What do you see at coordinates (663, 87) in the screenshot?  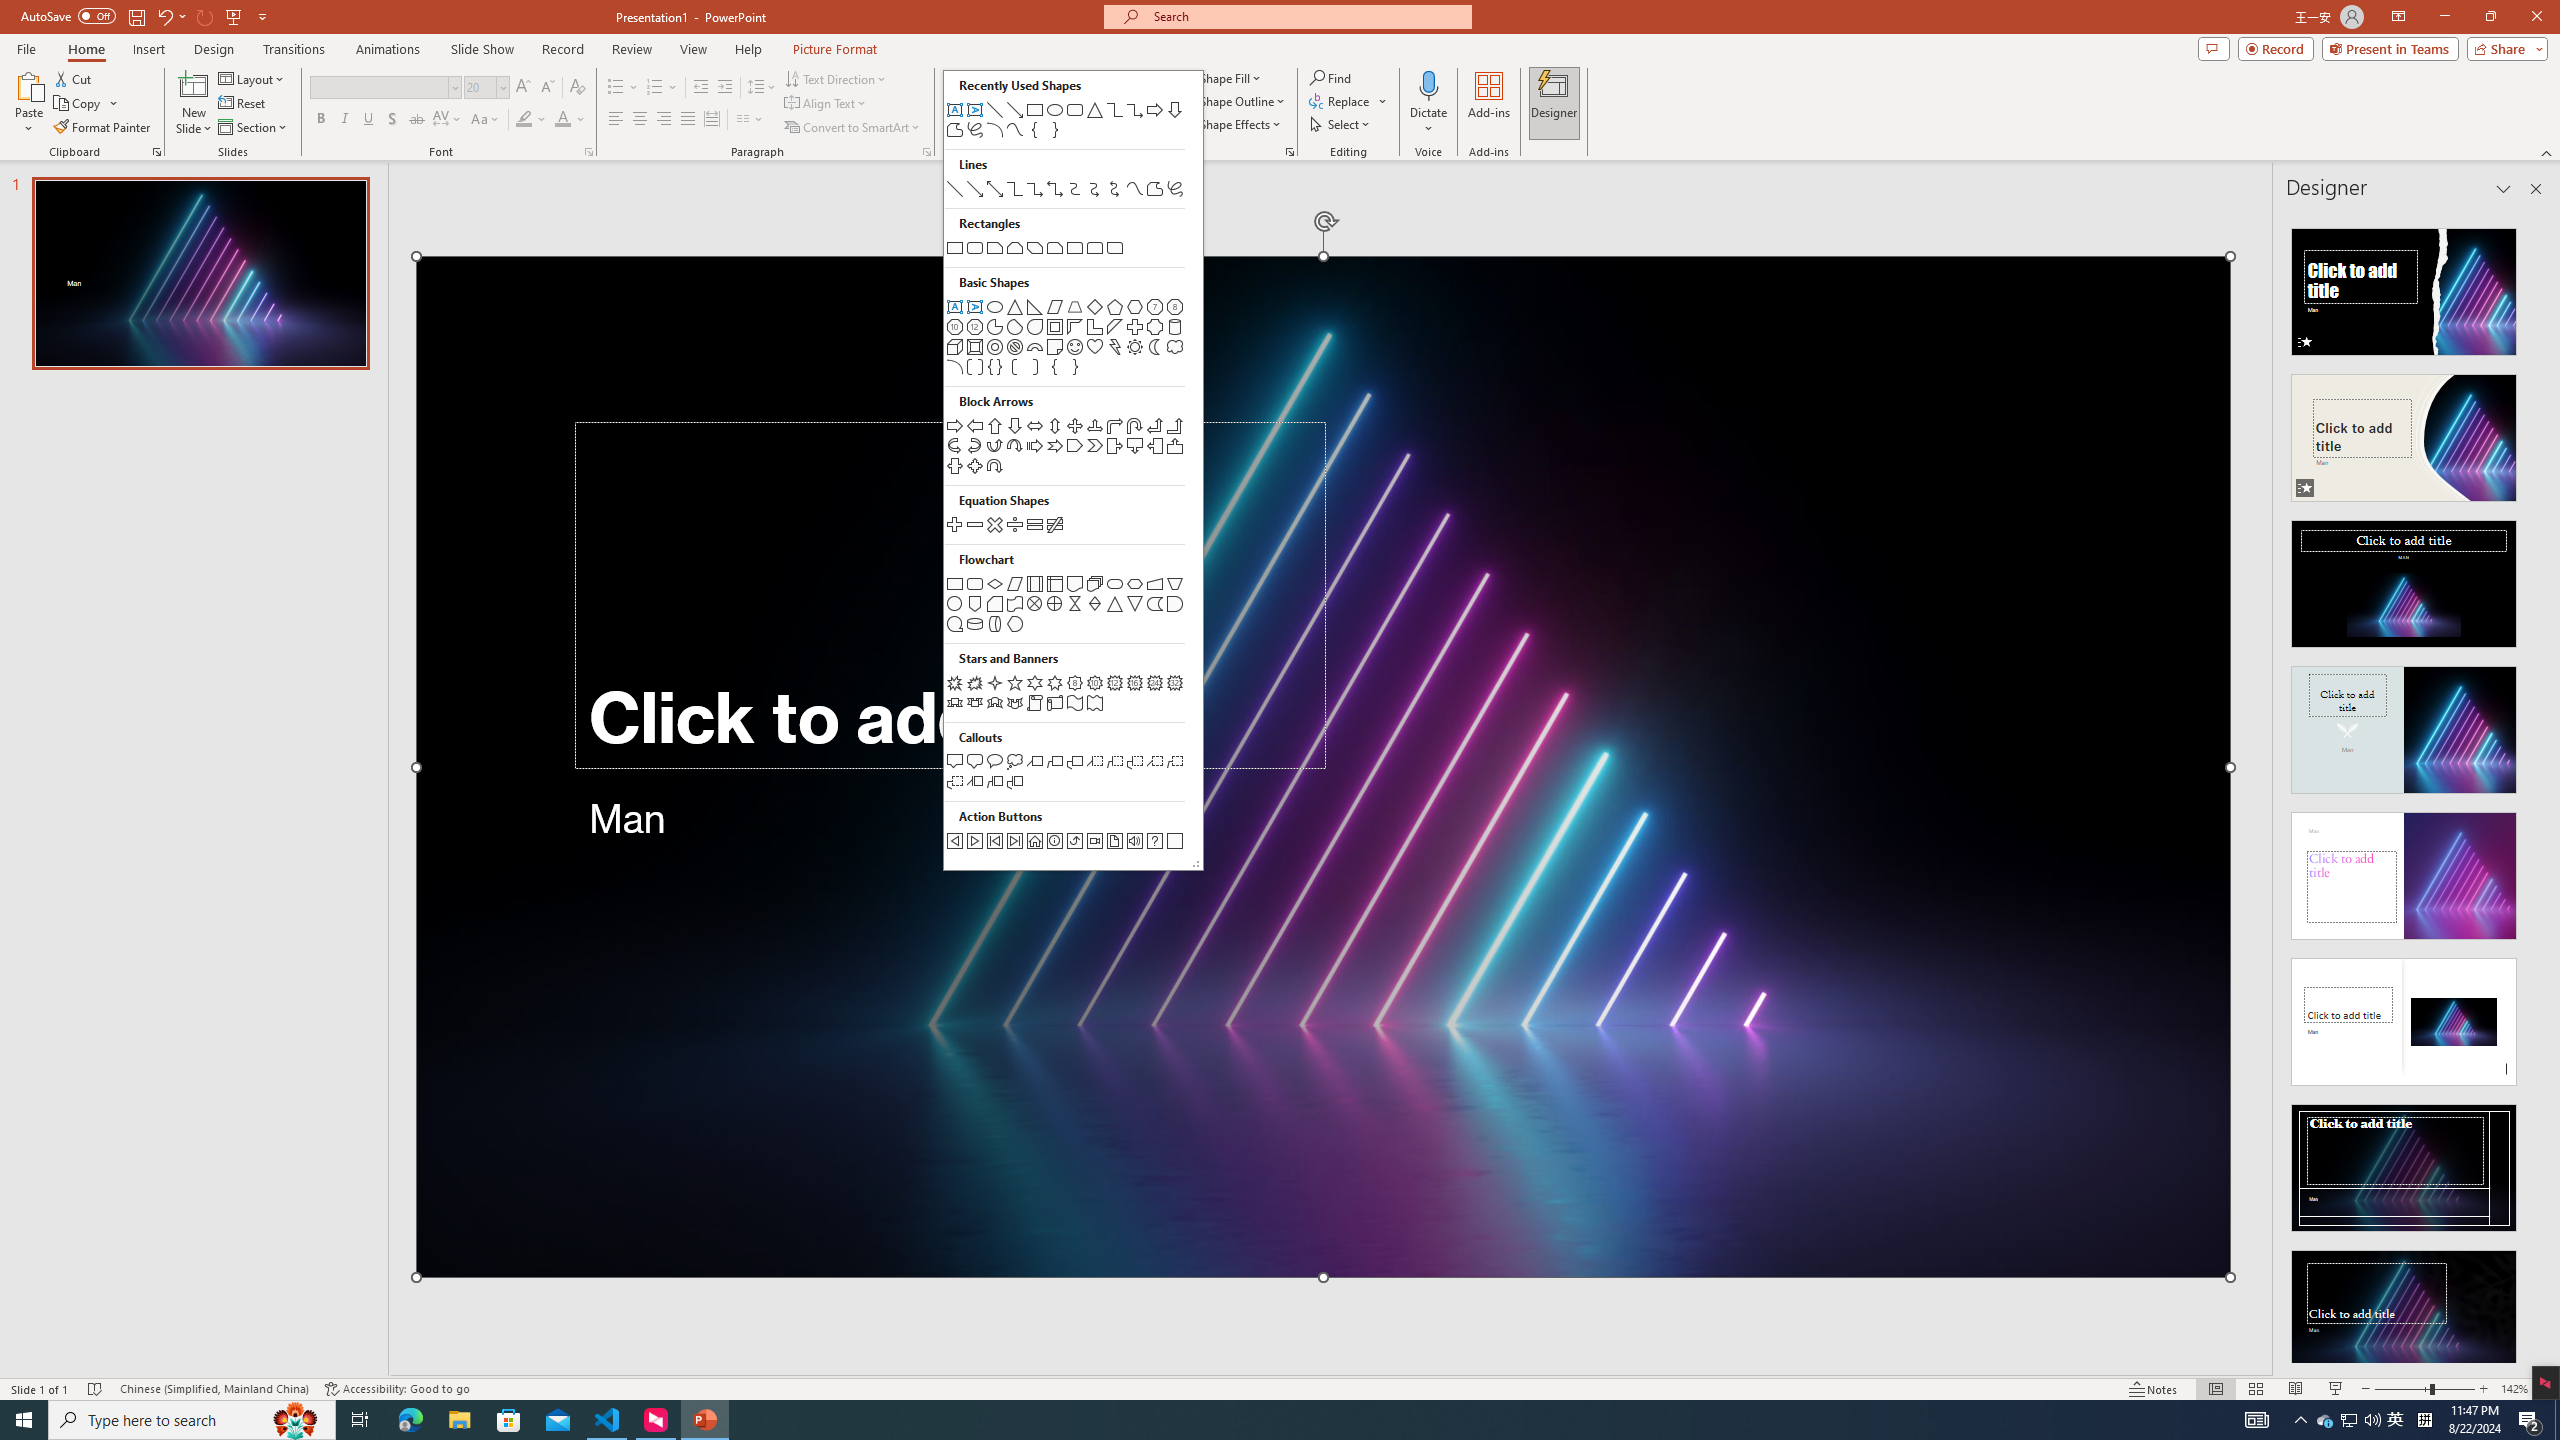 I see `'Numbering'` at bounding box center [663, 87].